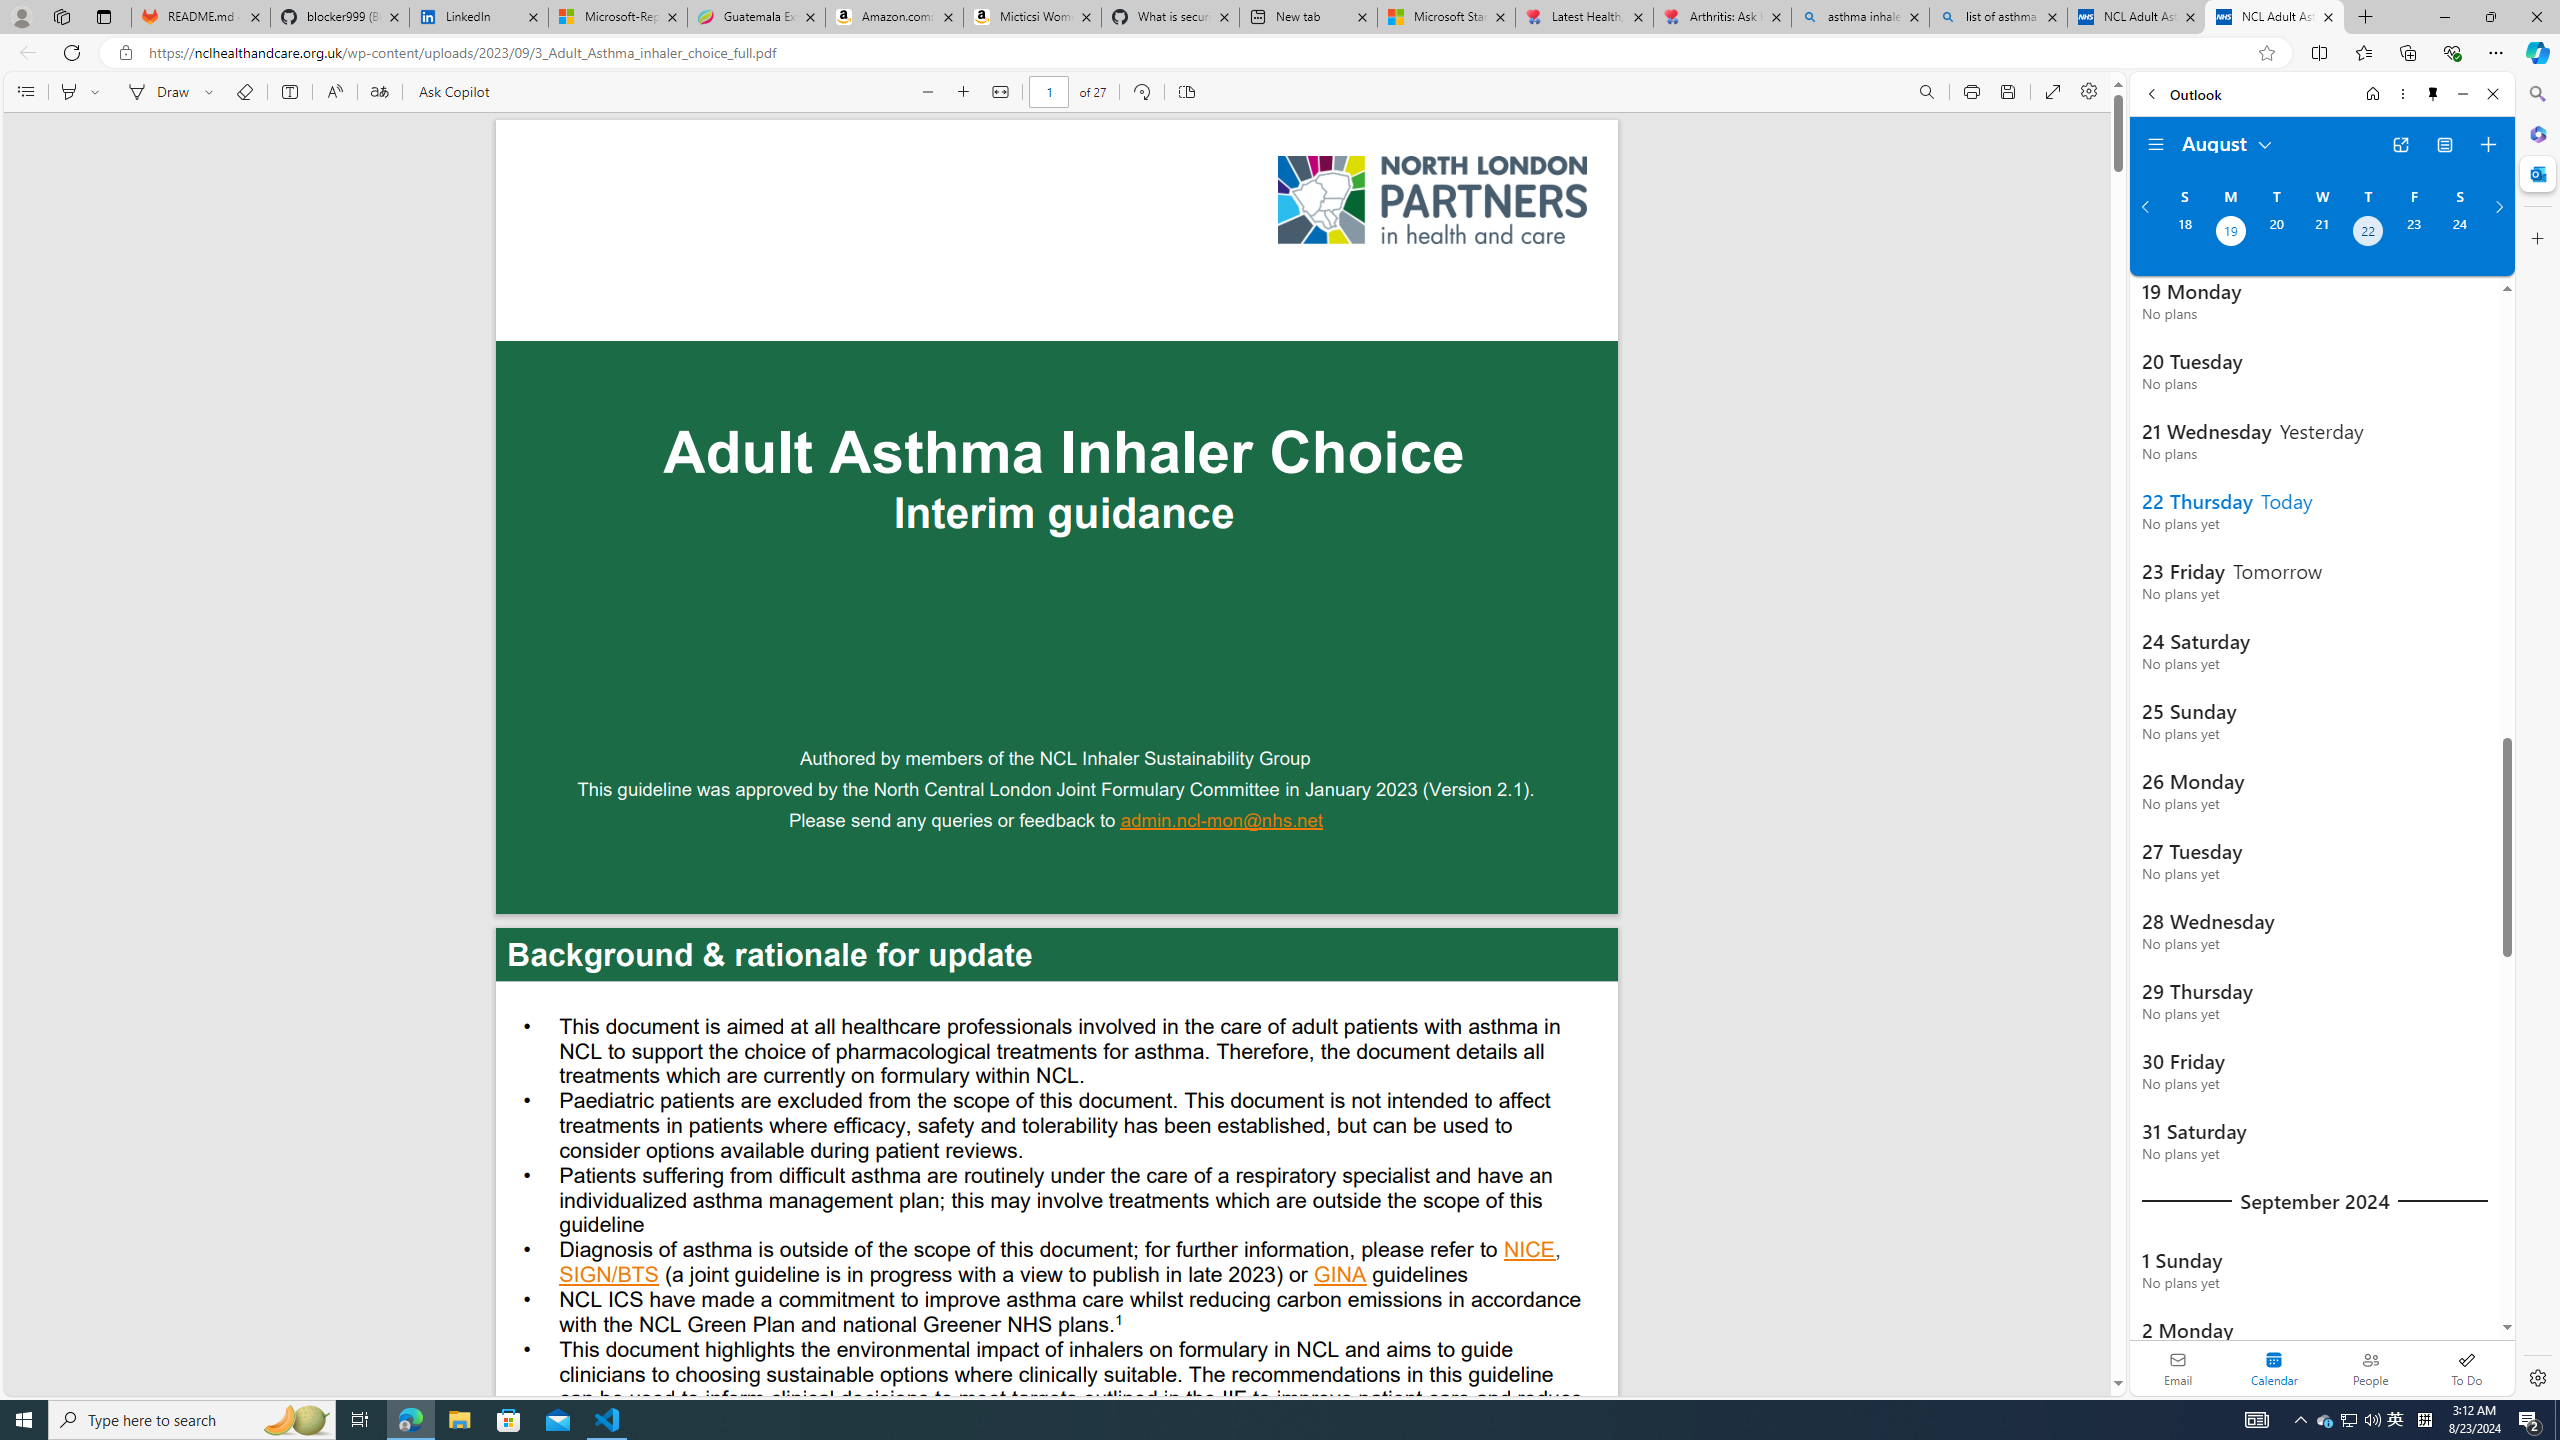 Image resolution: width=2560 pixels, height=1440 pixels. I want to click on 'Folder navigation', so click(2155, 145).